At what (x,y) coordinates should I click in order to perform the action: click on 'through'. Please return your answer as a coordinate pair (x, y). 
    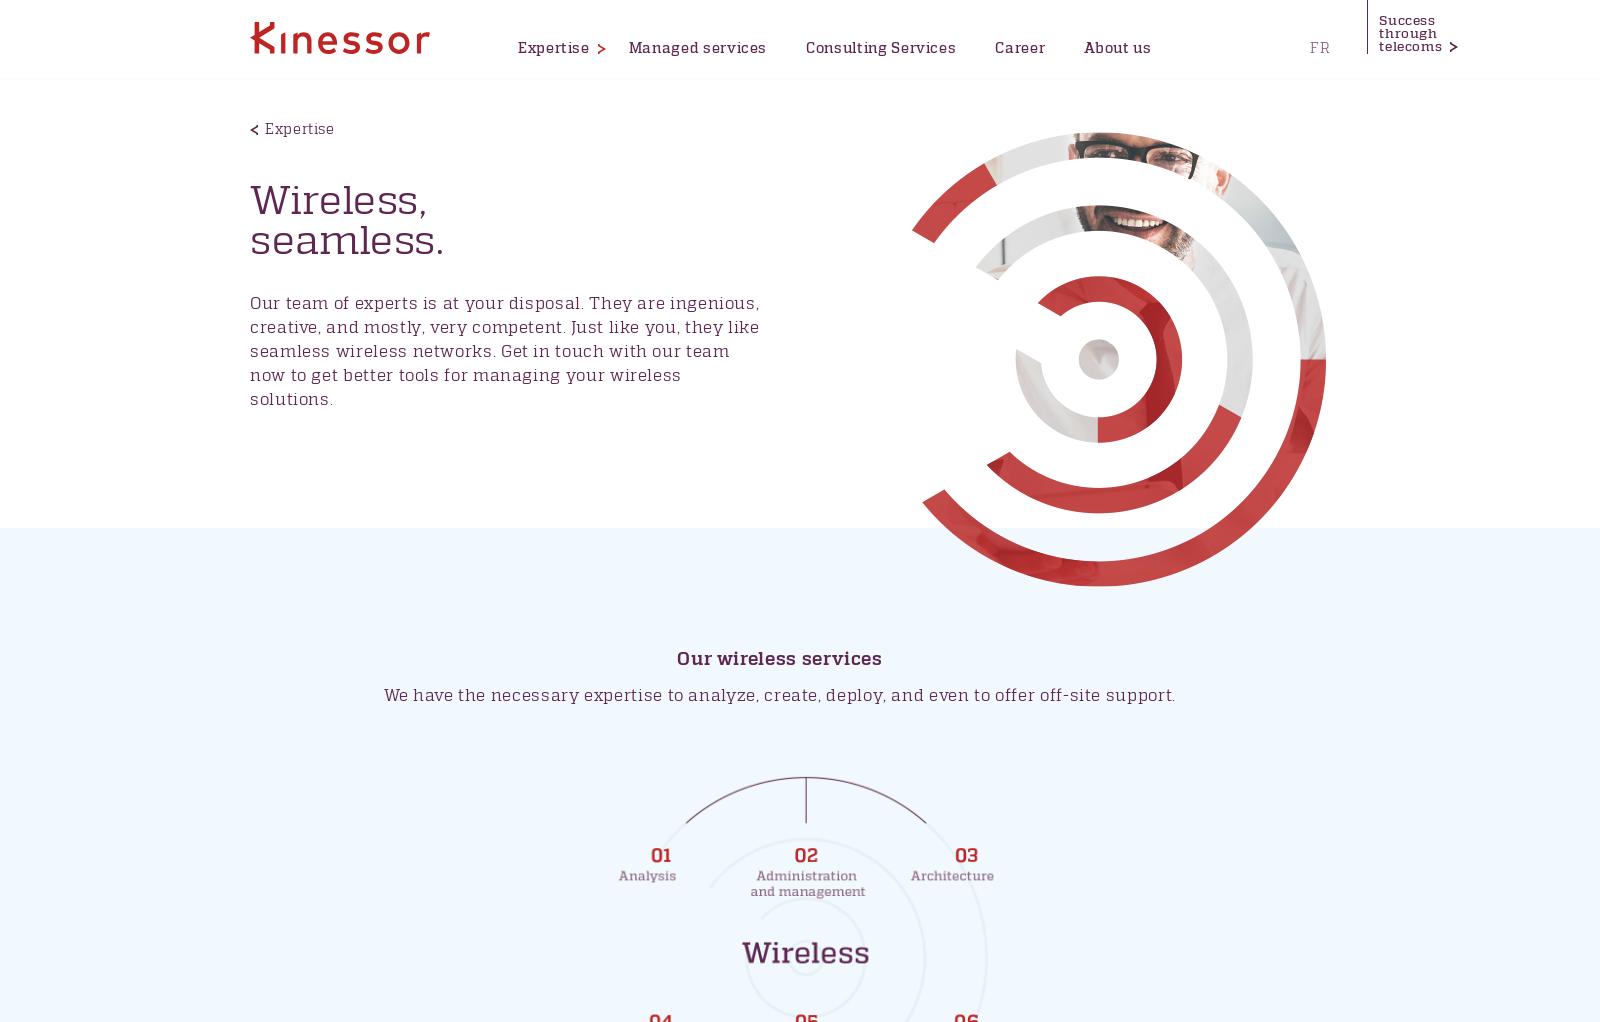
    Looking at the image, I should click on (1378, 33).